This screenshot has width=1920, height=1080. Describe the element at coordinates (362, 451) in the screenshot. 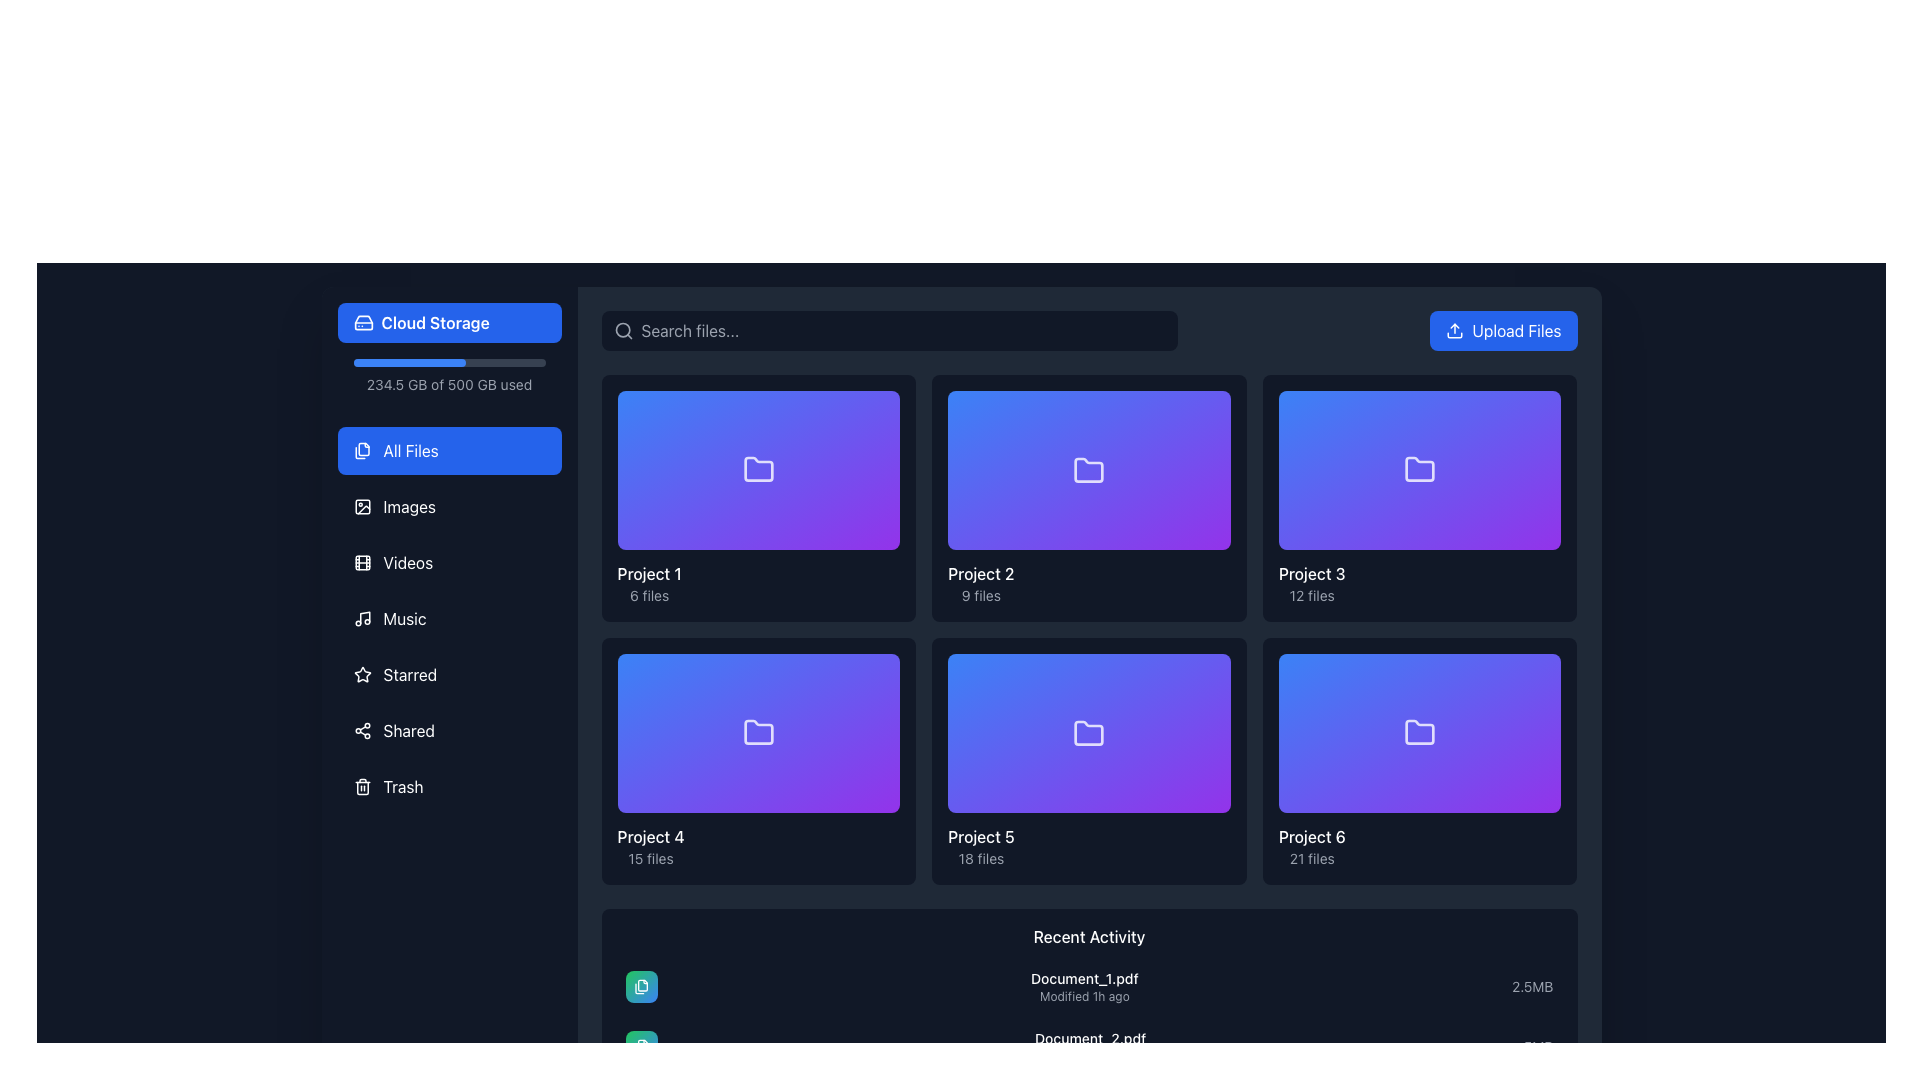

I see `the SVG Icon resembling a stack of files, located to the left of the 'All Files' text in the highlighted navigation menu` at that location.